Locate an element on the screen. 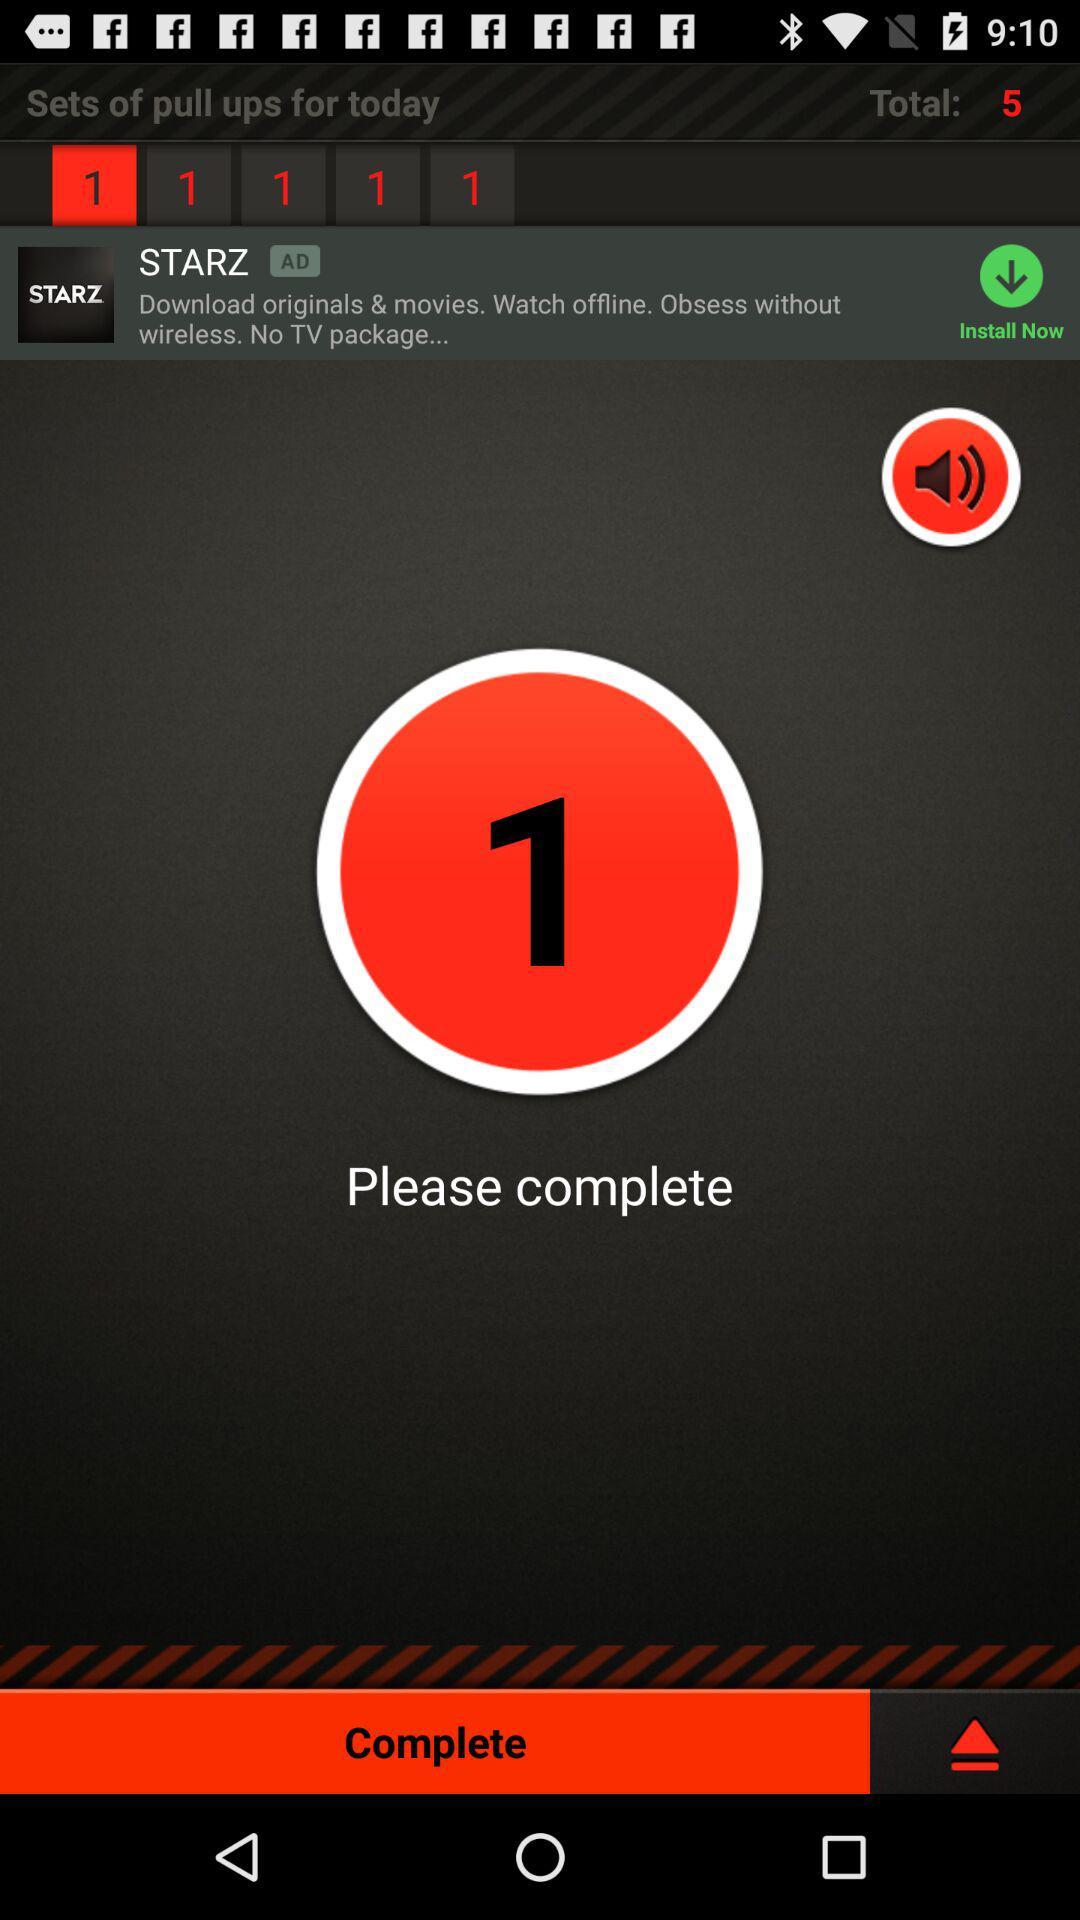 The height and width of the screenshot is (1920, 1080). download starz app is located at coordinates (64, 293).